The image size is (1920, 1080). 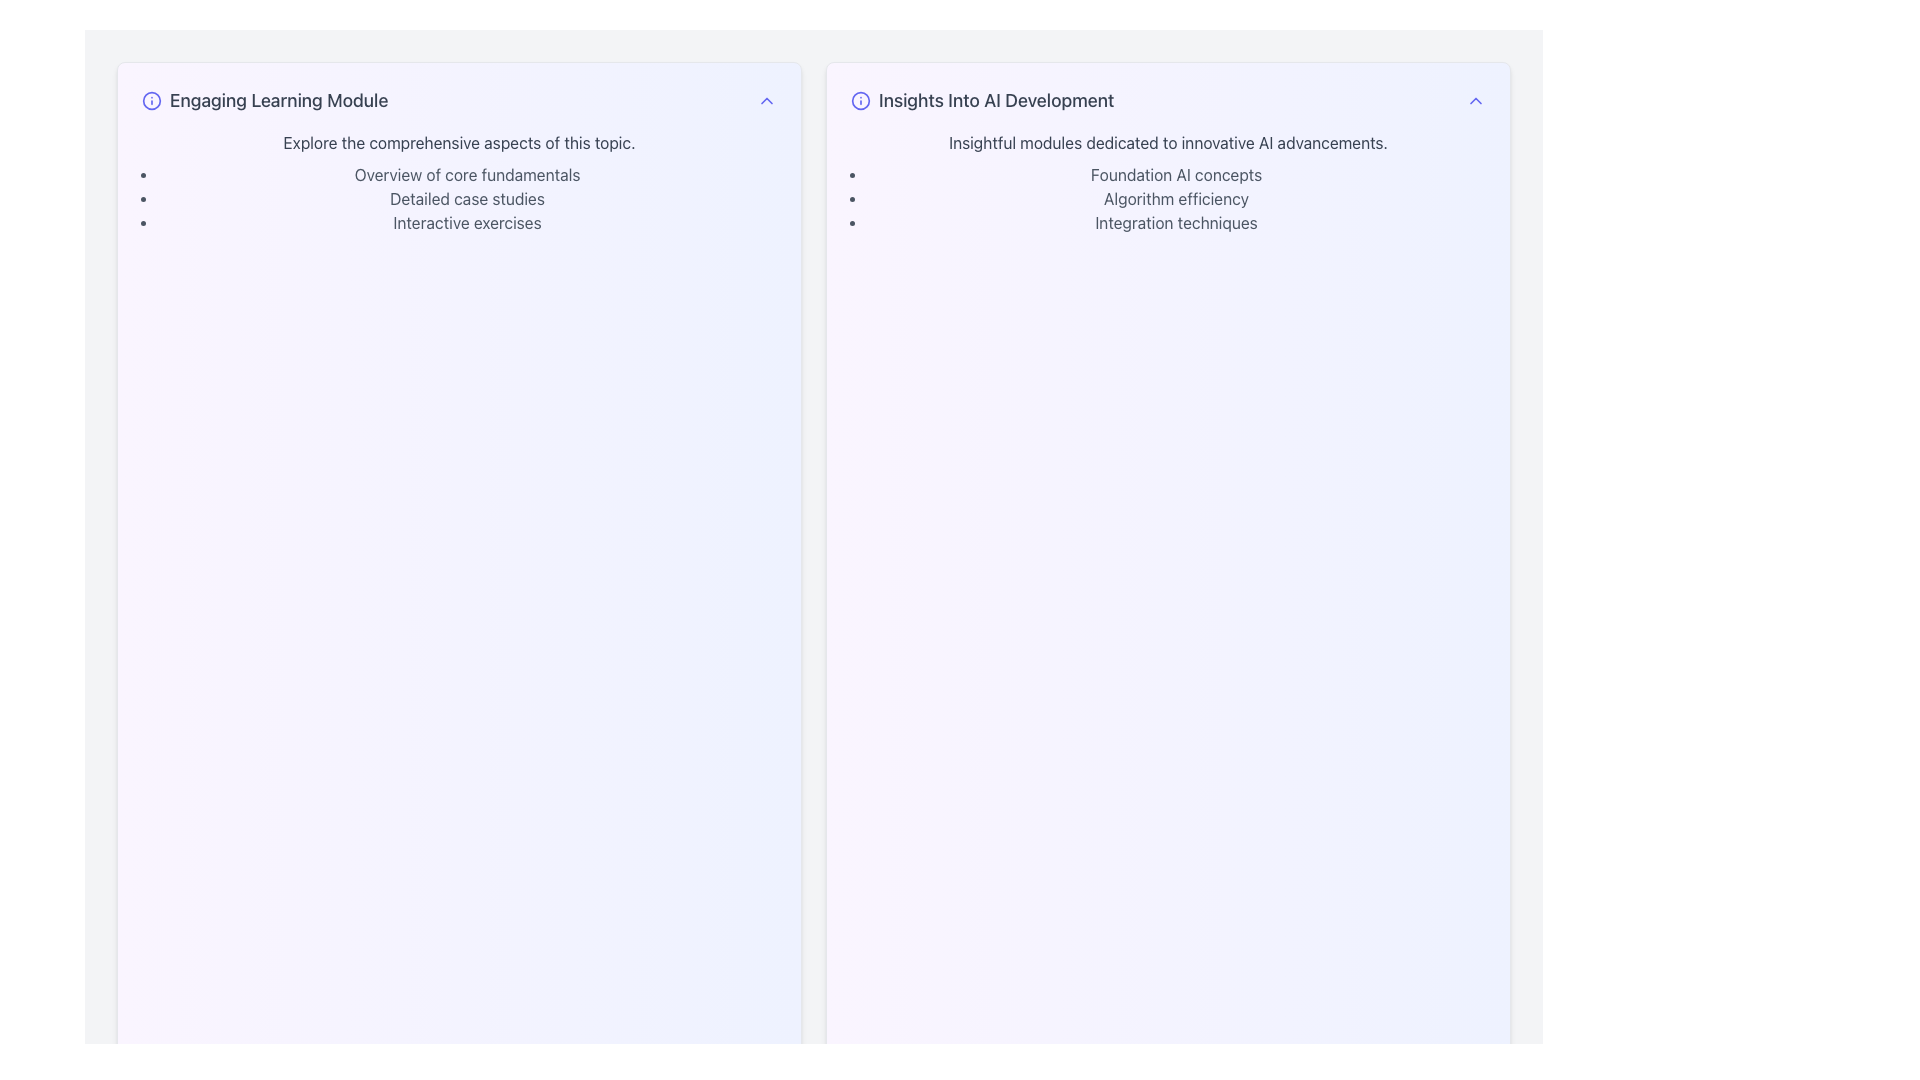 What do you see at coordinates (1176, 223) in the screenshot?
I see `the text label reading 'Integration techniques', which is the third item in a vertical bulleted list located in the center-right area of the interface` at bounding box center [1176, 223].